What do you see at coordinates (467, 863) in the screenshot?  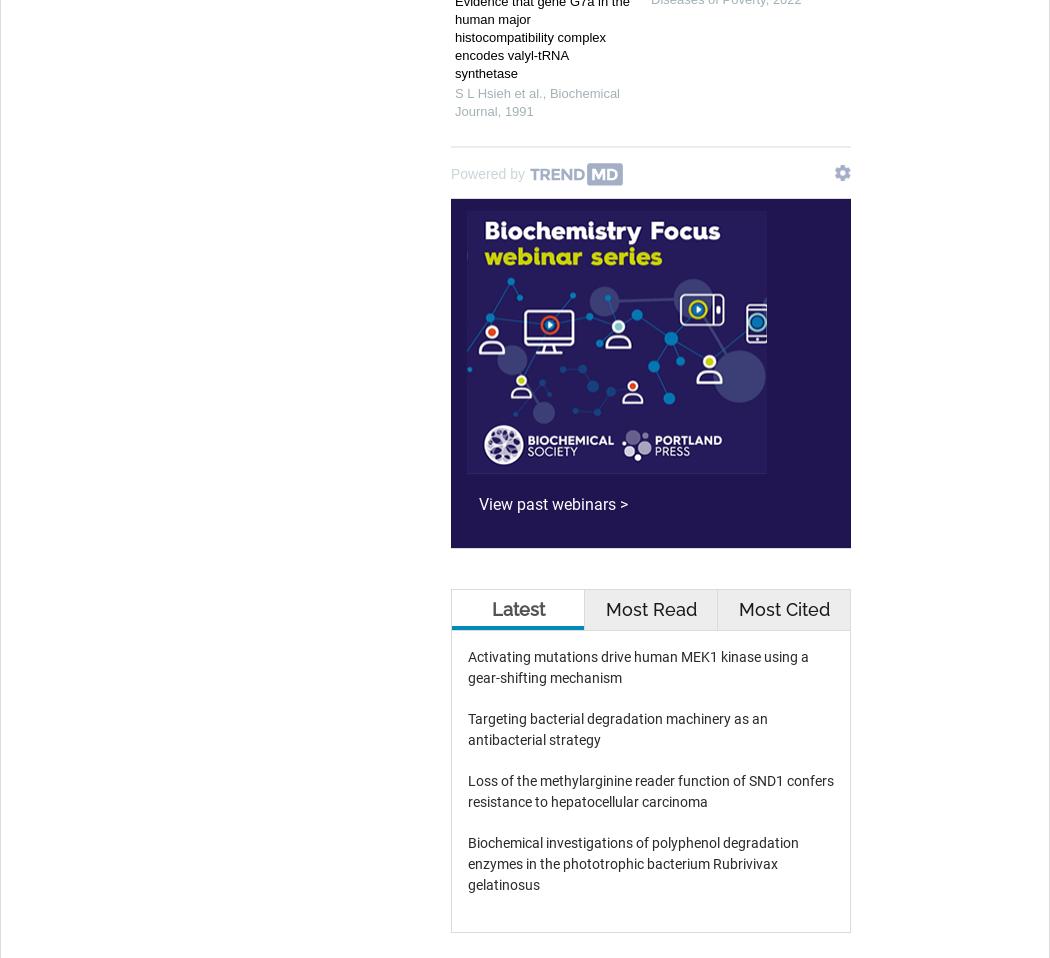 I see `'Biochemical investigations of polyphenol degradation enzymes in the phototrophic bacterium Rubrivivax gelatinosus'` at bounding box center [467, 863].